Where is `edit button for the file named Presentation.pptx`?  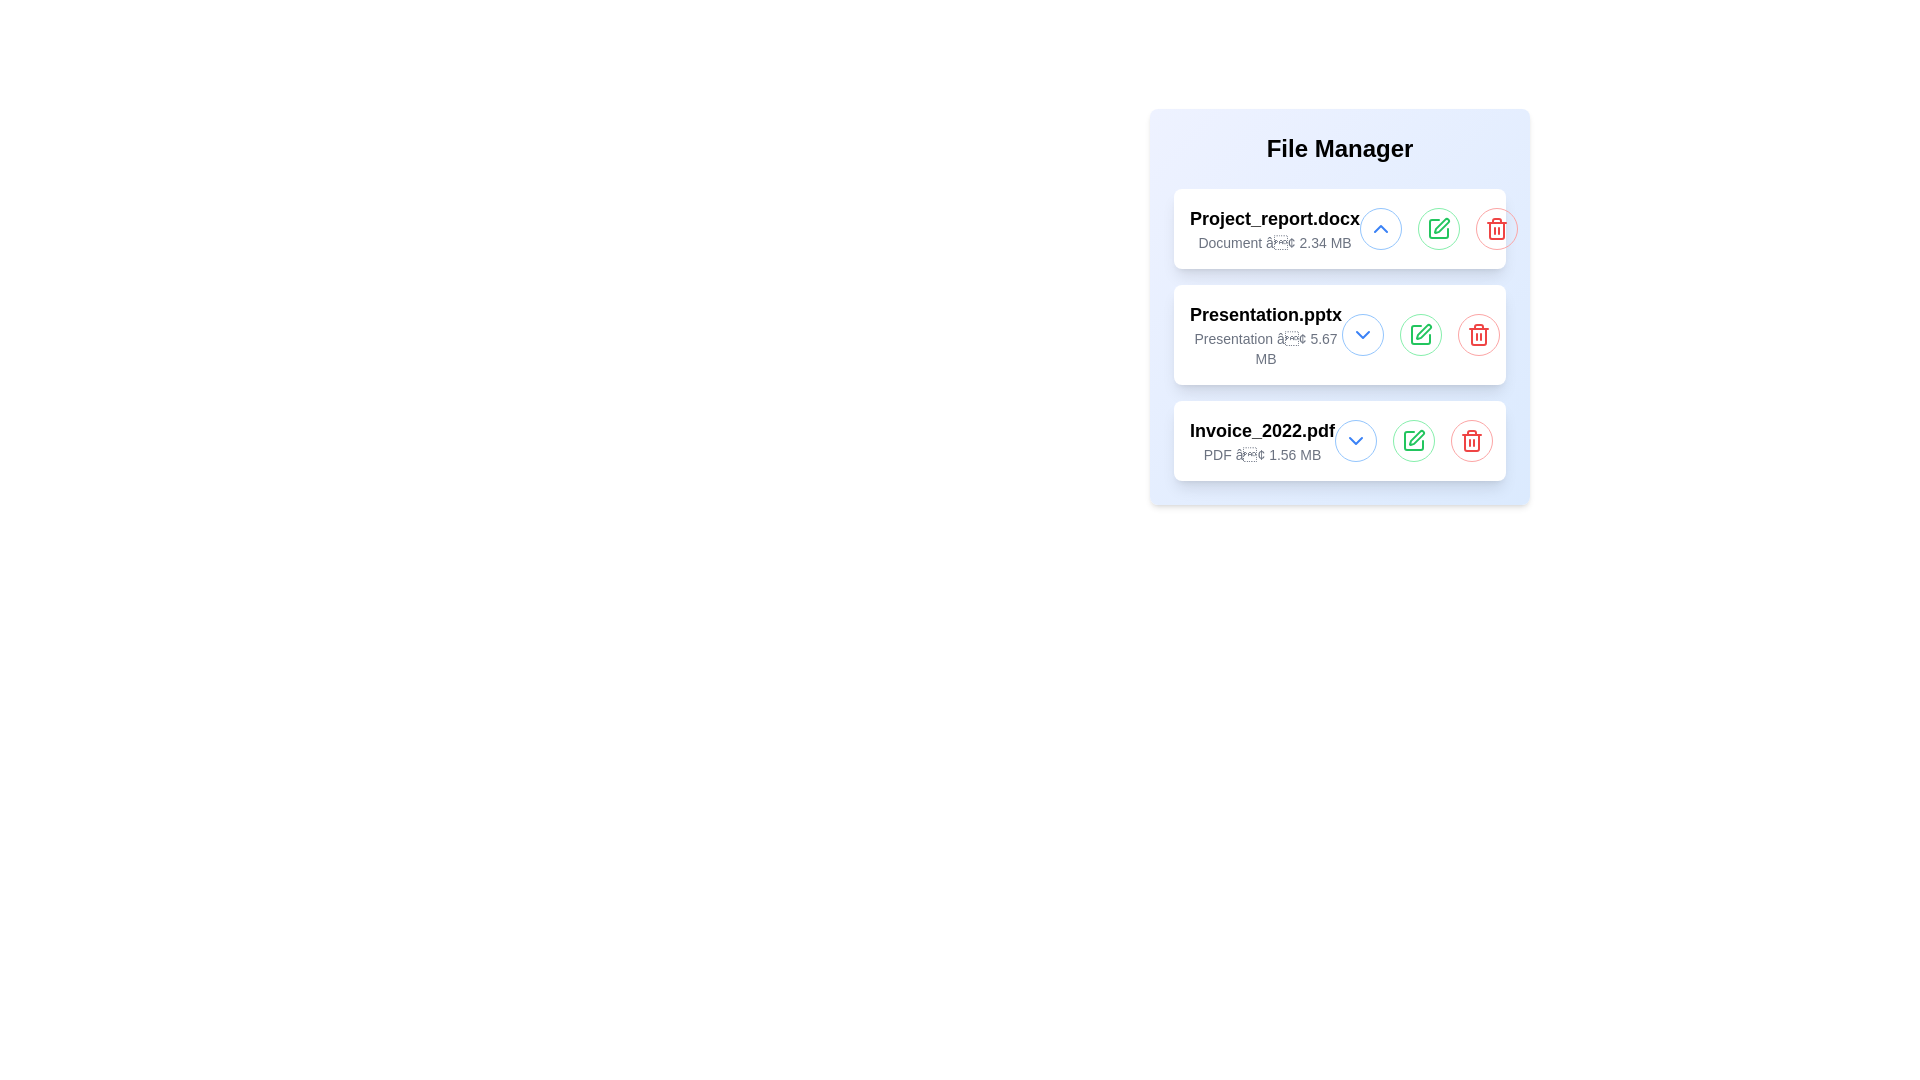 edit button for the file named Presentation.pptx is located at coordinates (1419, 334).